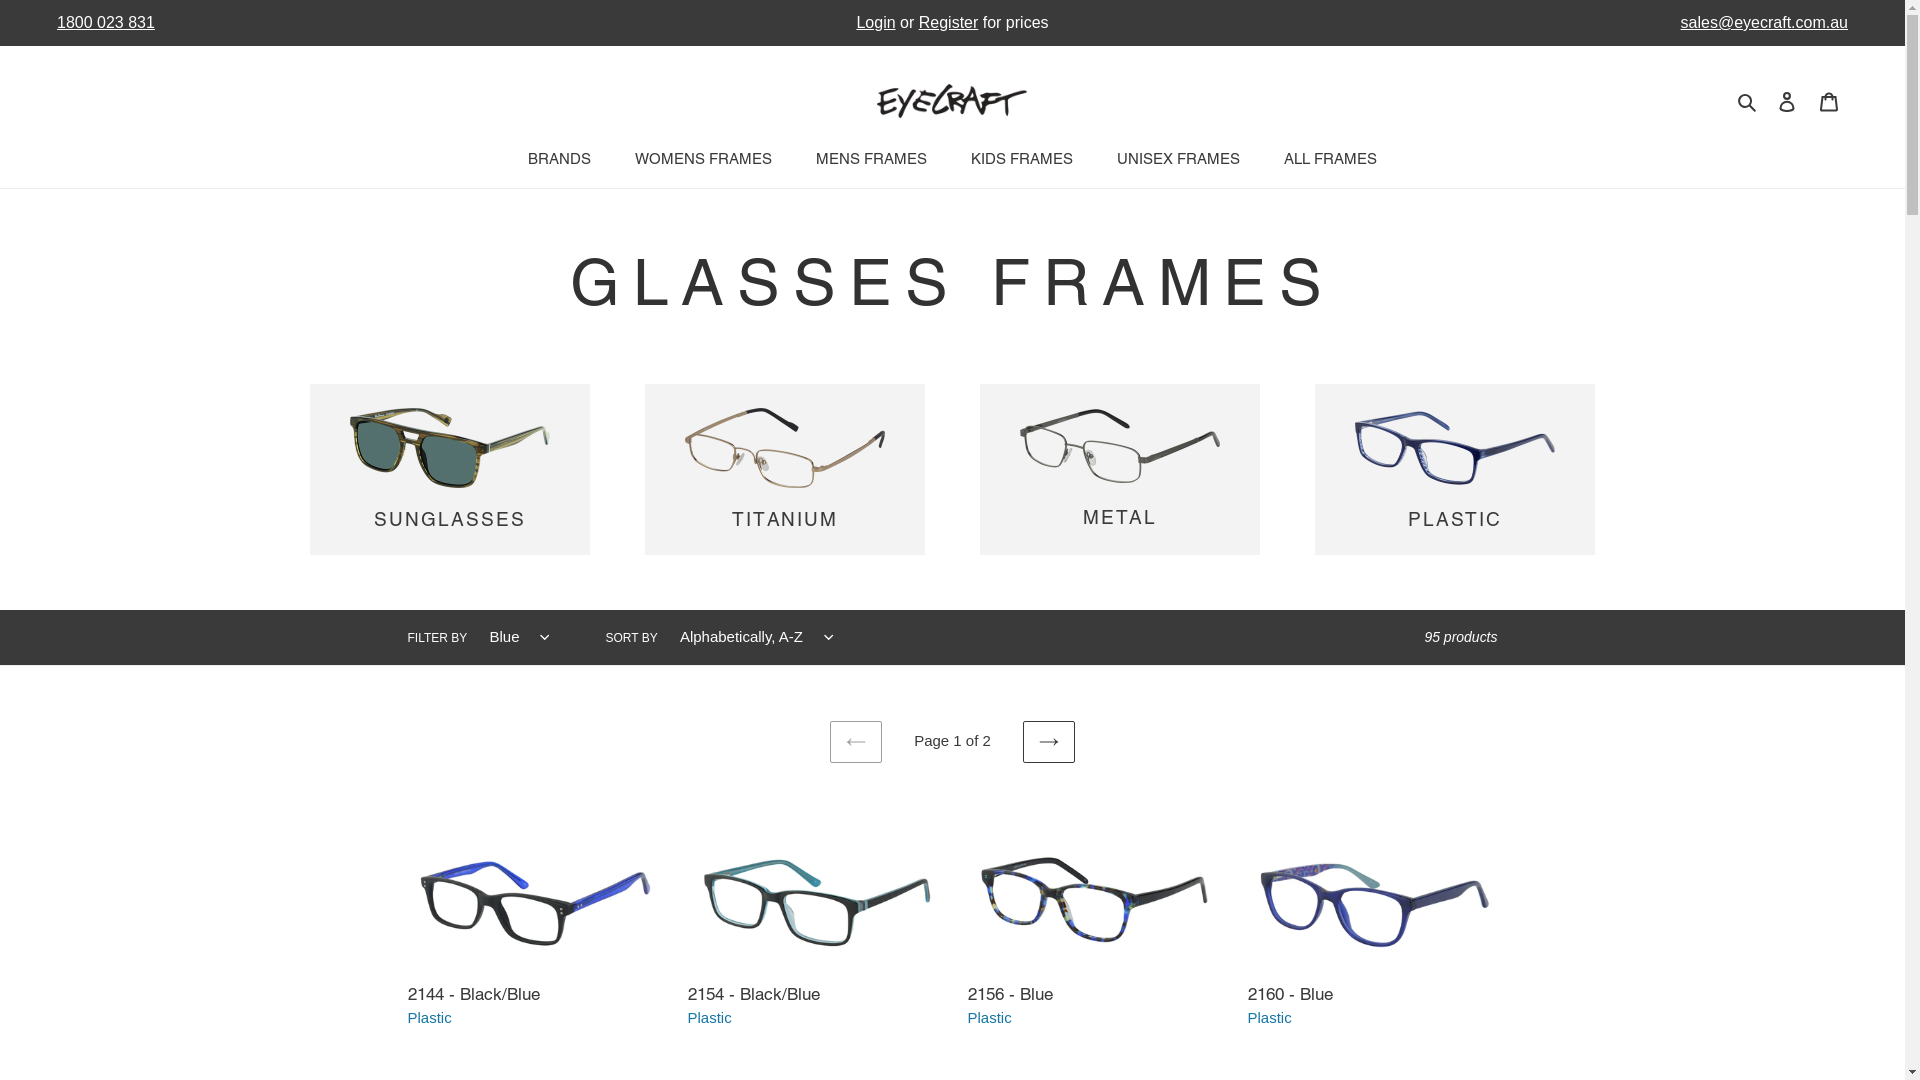 Image resolution: width=1920 pixels, height=1080 pixels. What do you see at coordinates (309, 469) in the screenshot?
I see `'SUNGLASSES'` at bounding box center [309, 469].